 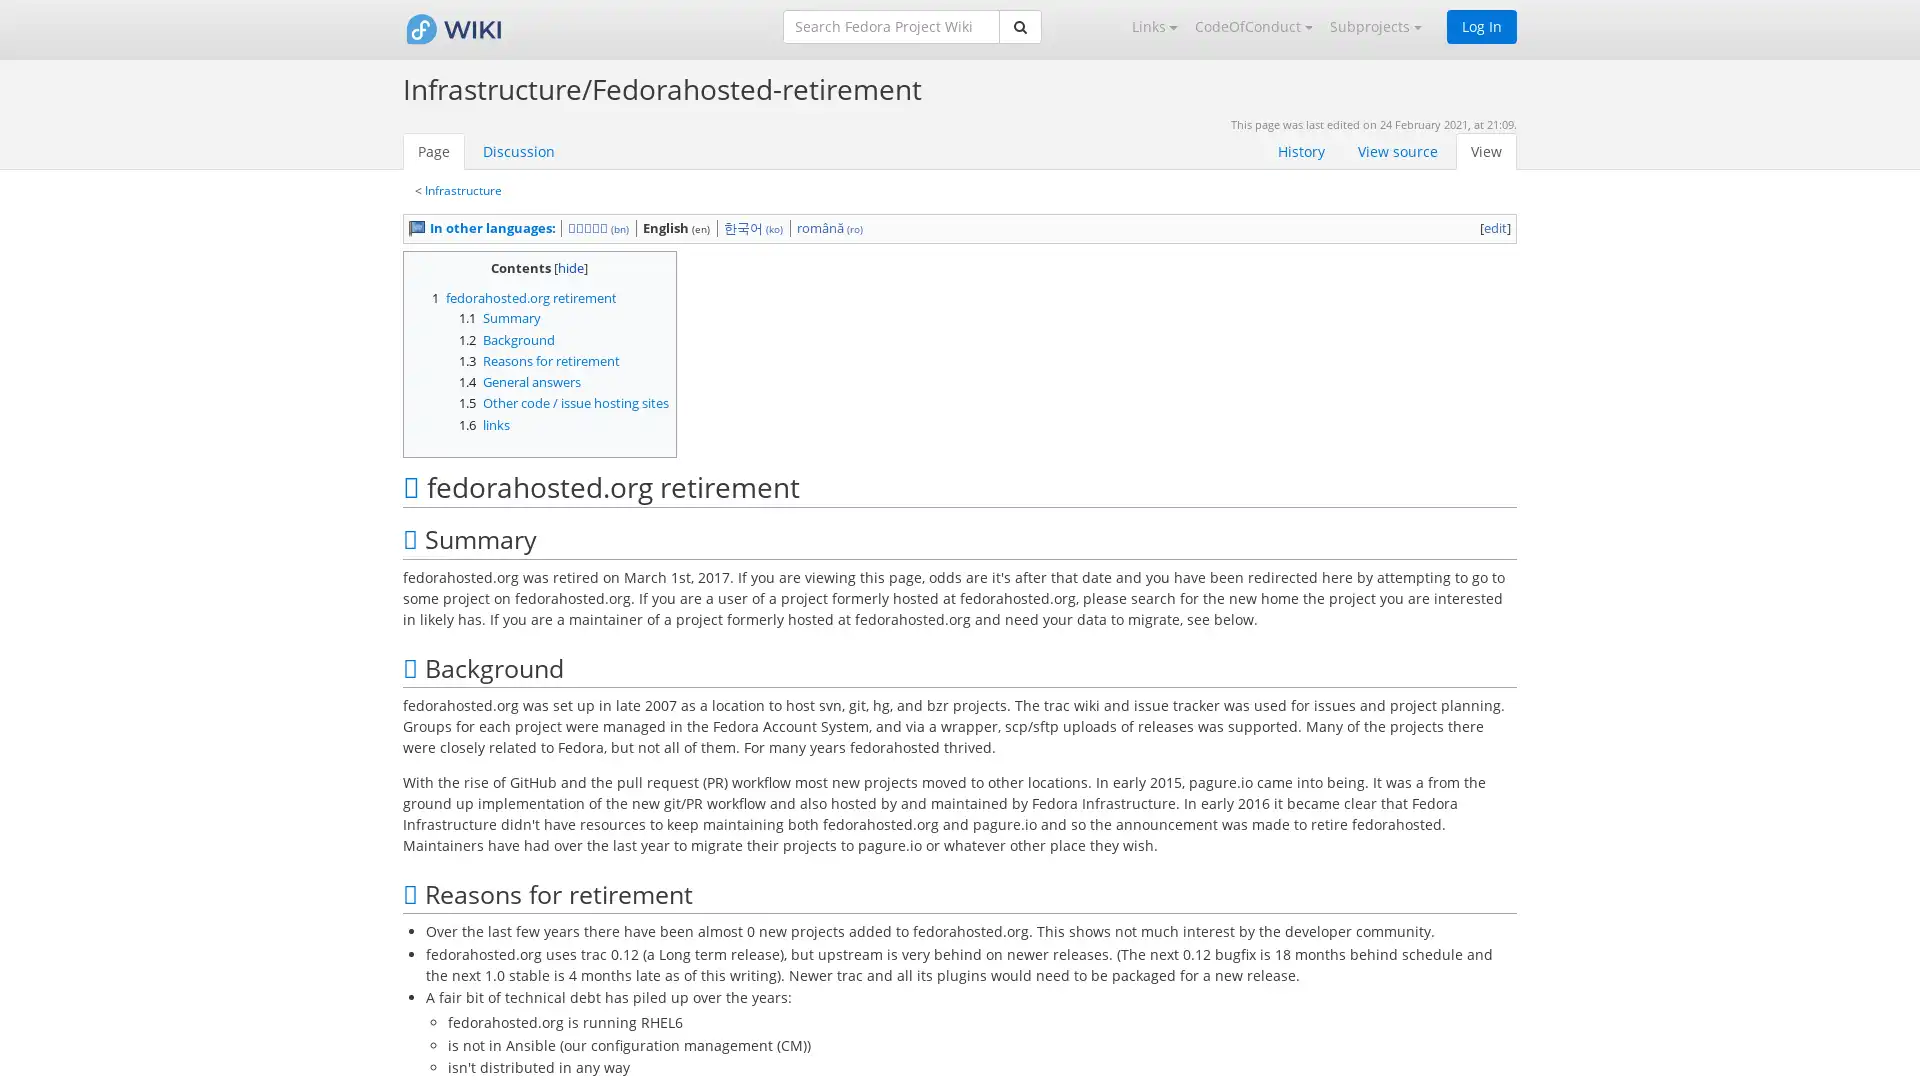 What do you see at coordinates (1254, 26) in the screenshot?
I see `CodeOfConduct` at bounding box center [1254, 26].